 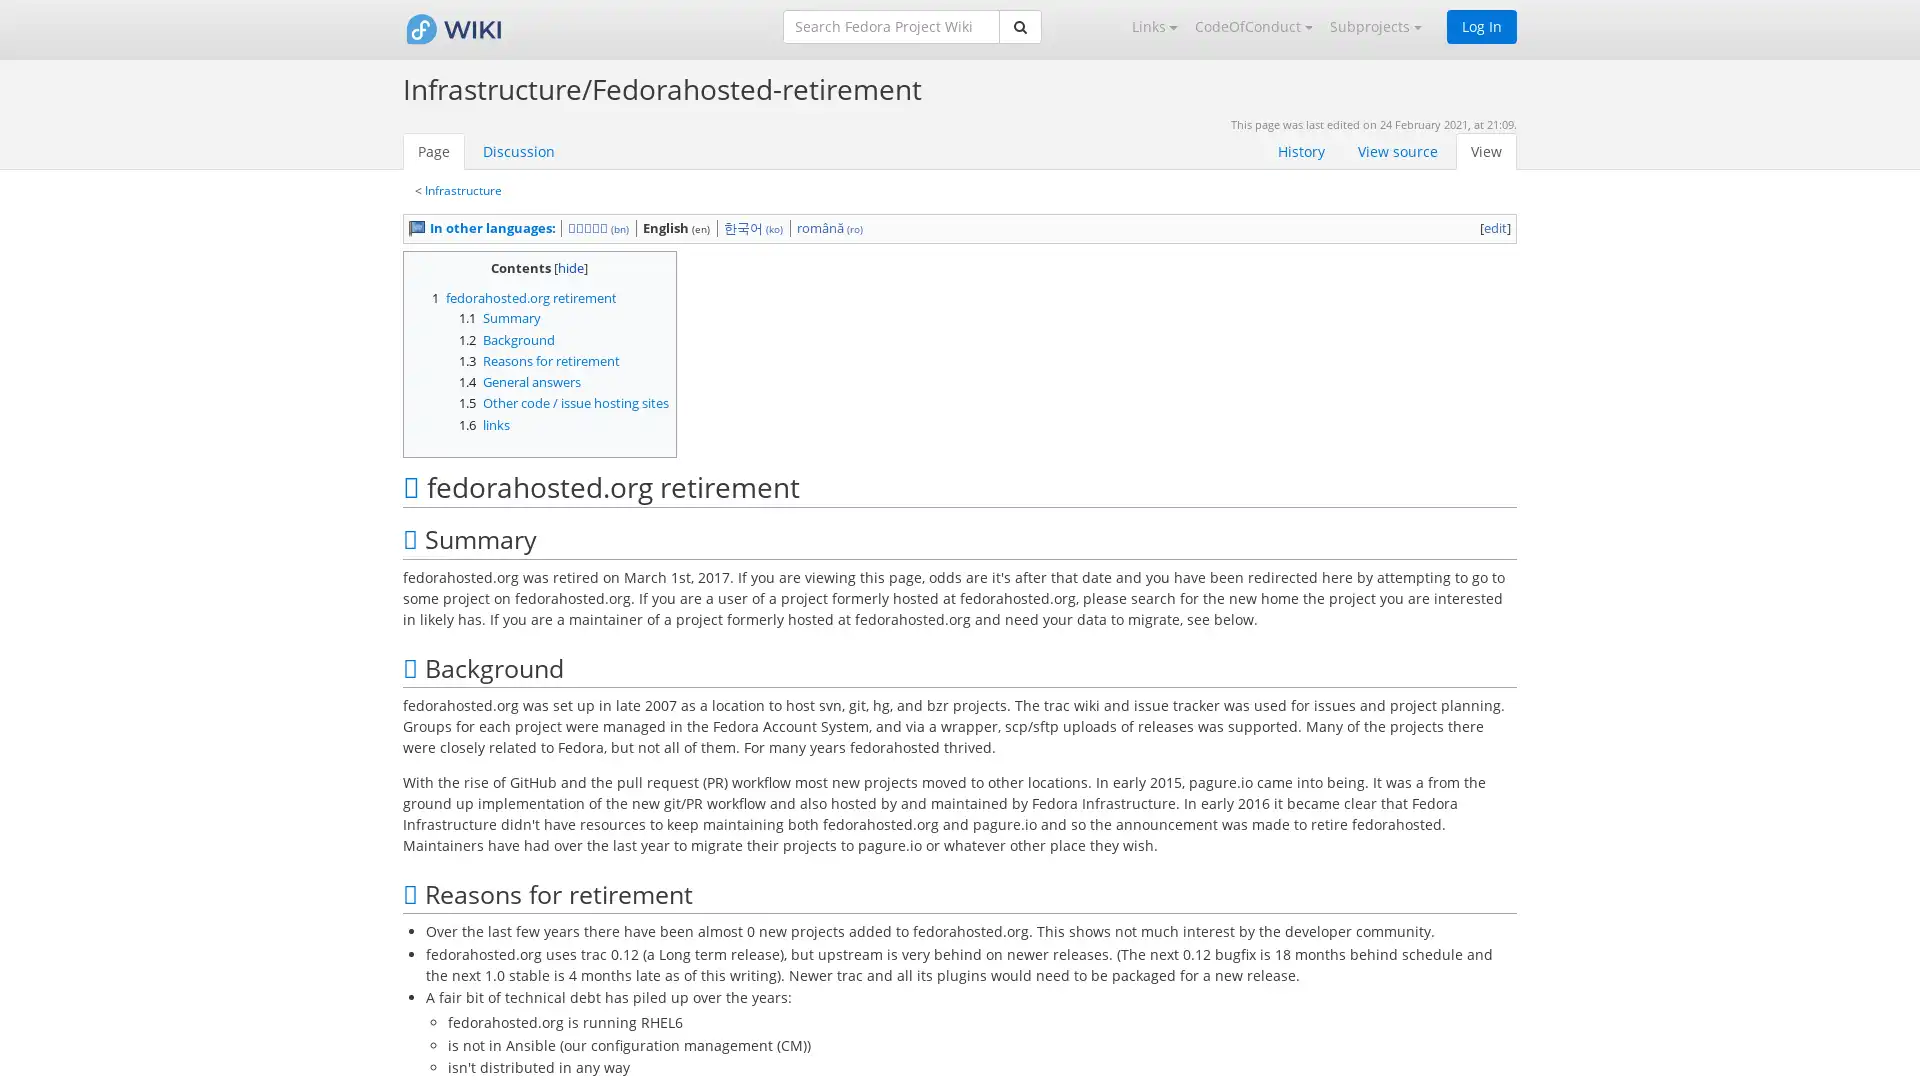 What do you see at coordinates (1254, 26) in the screenshot?
I see `CodeOfConduct` at bounding box center [1254, 26].